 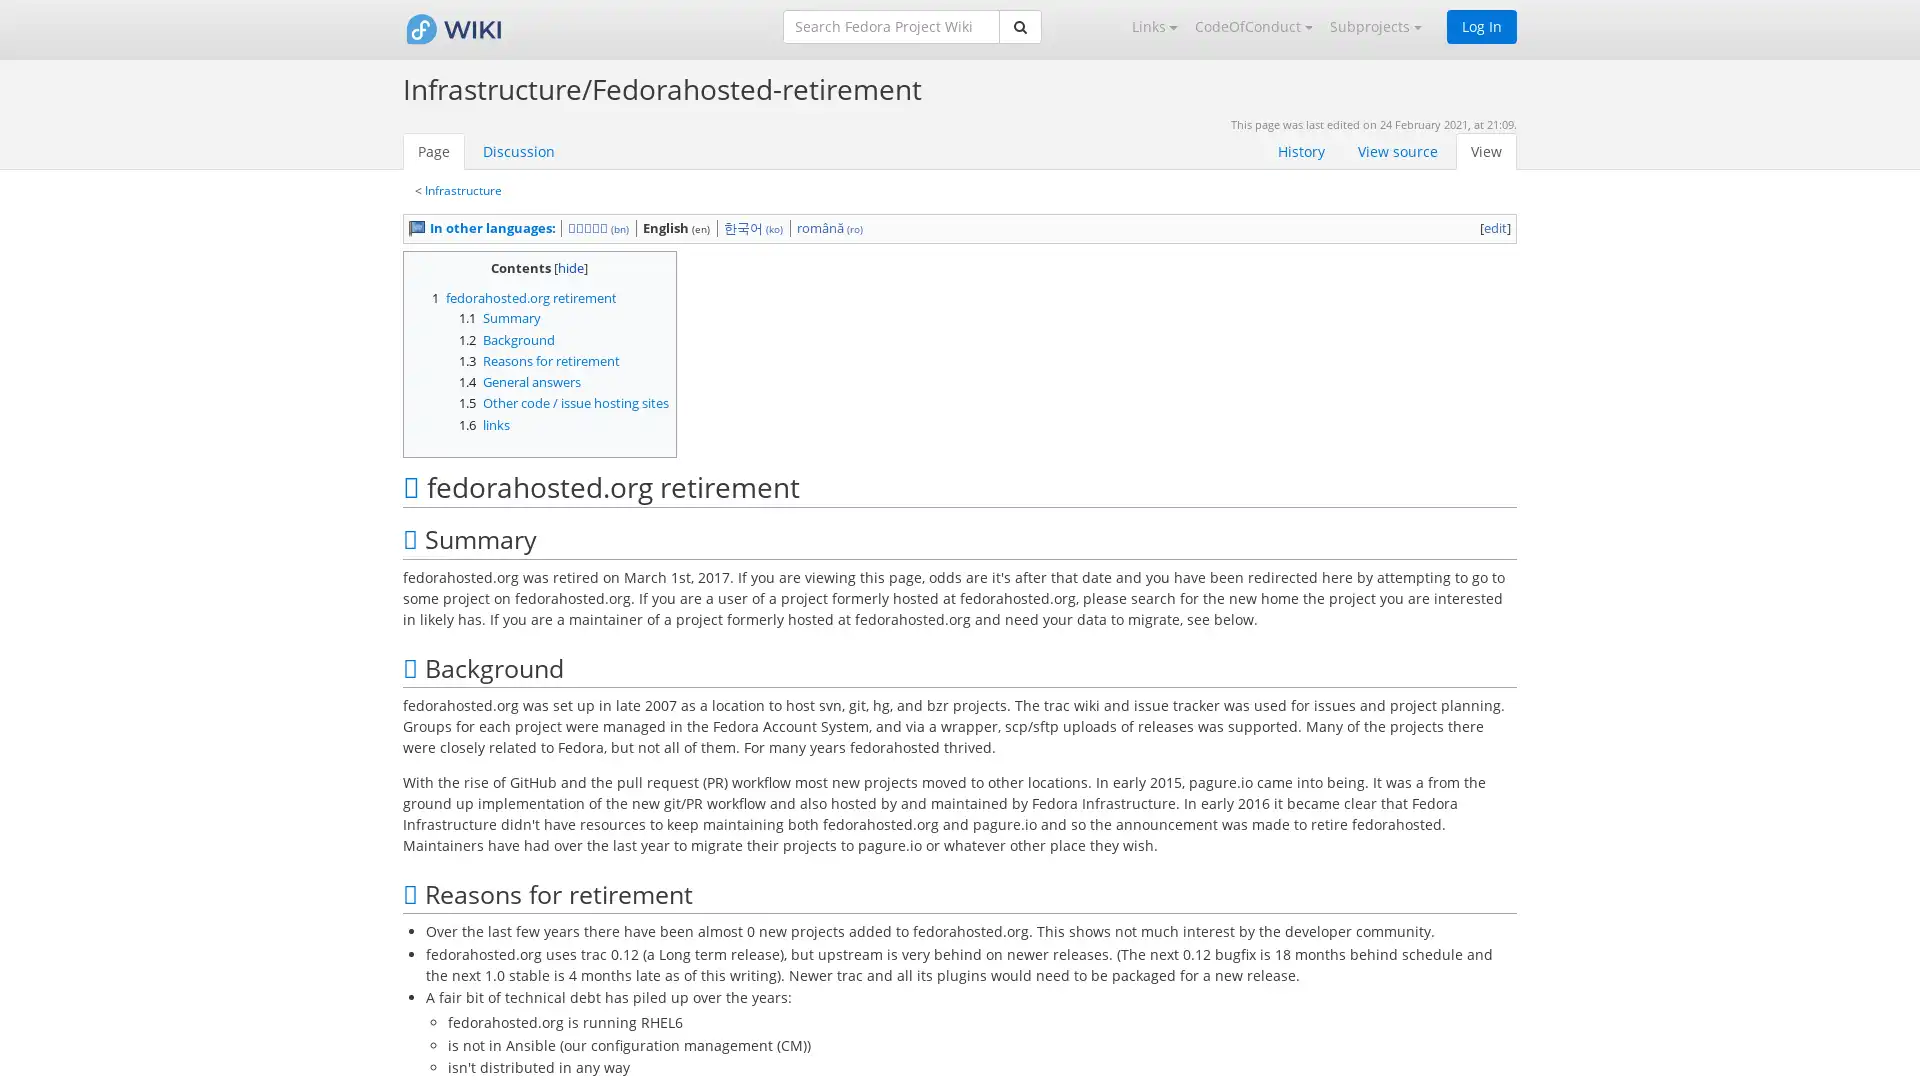 What do you see at coordinates (1254, 26) in the screenshot?
I see `CodeOfConduct` at bounding box center [1254, 26].